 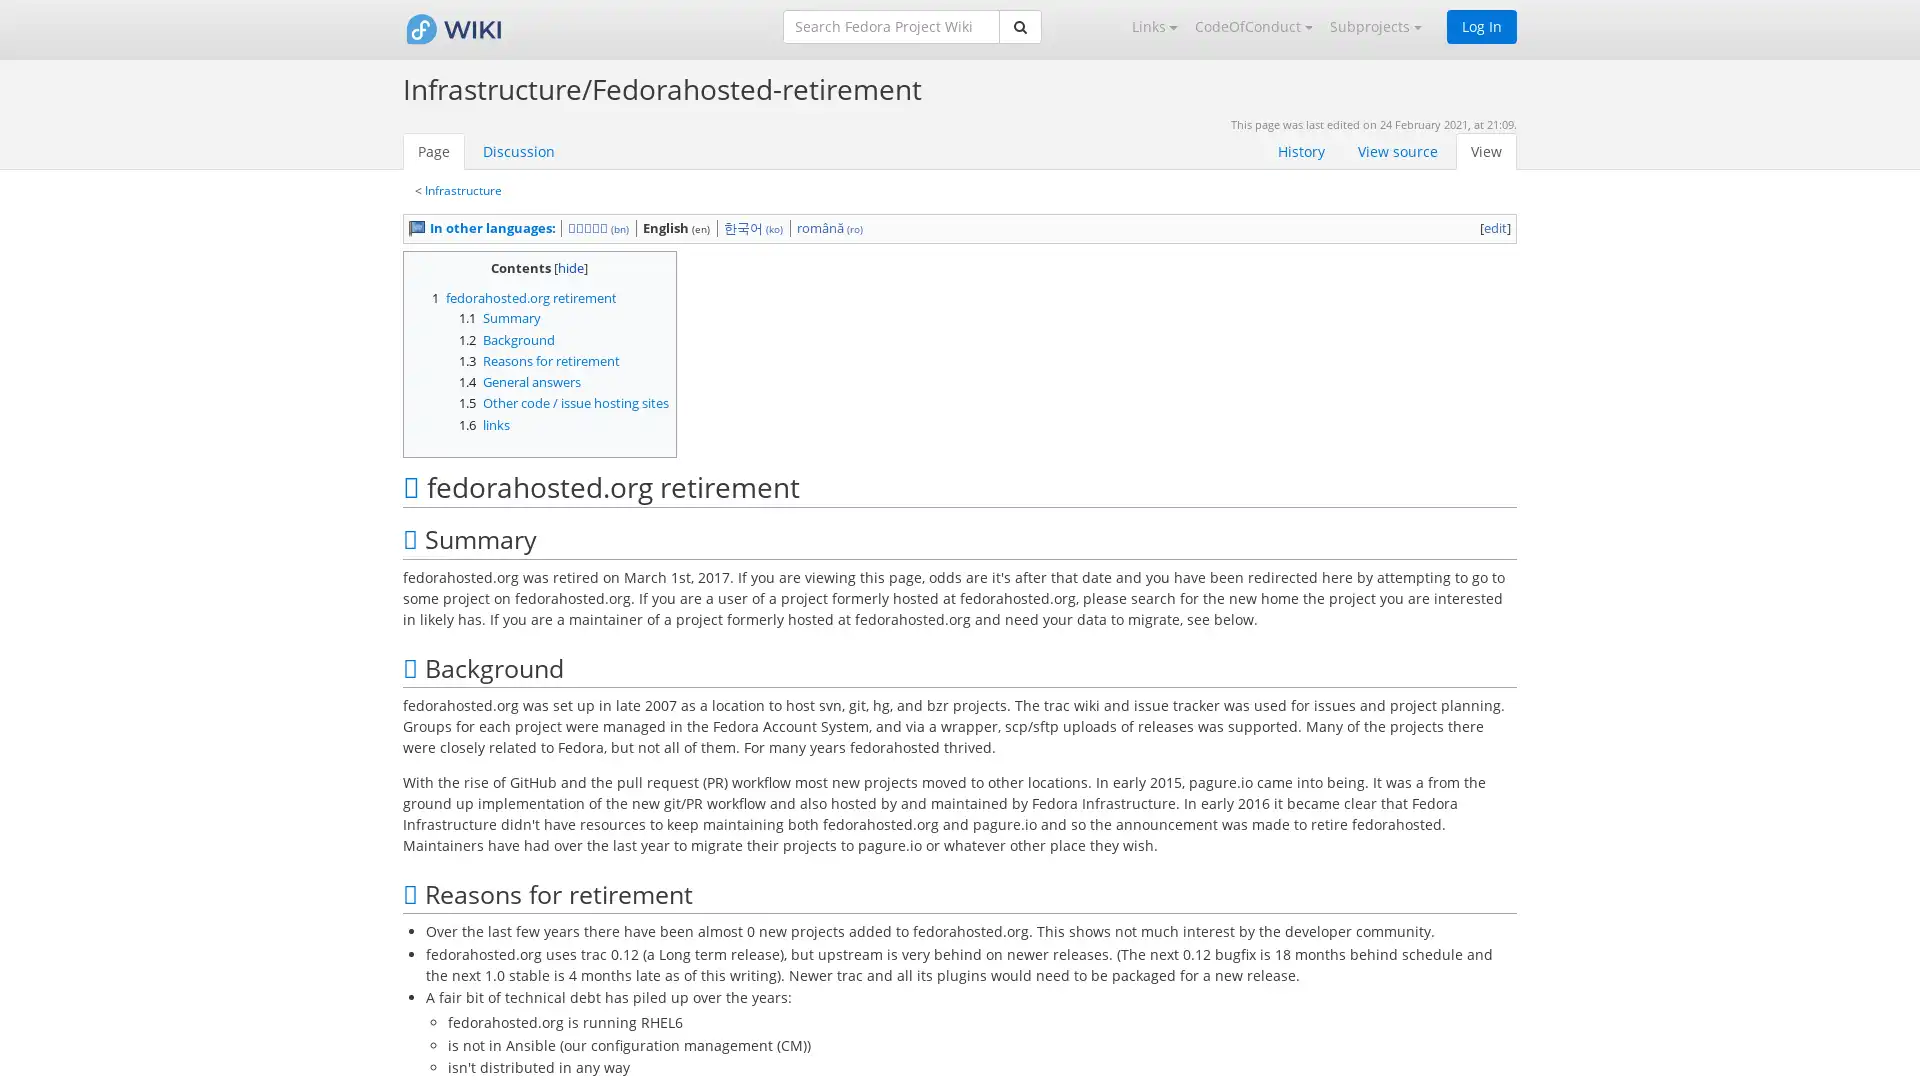 What do you see at coordinates (1254, 26) in the screenshot?
I see `CodeOfConduct` at bounding box center [1254, 26].